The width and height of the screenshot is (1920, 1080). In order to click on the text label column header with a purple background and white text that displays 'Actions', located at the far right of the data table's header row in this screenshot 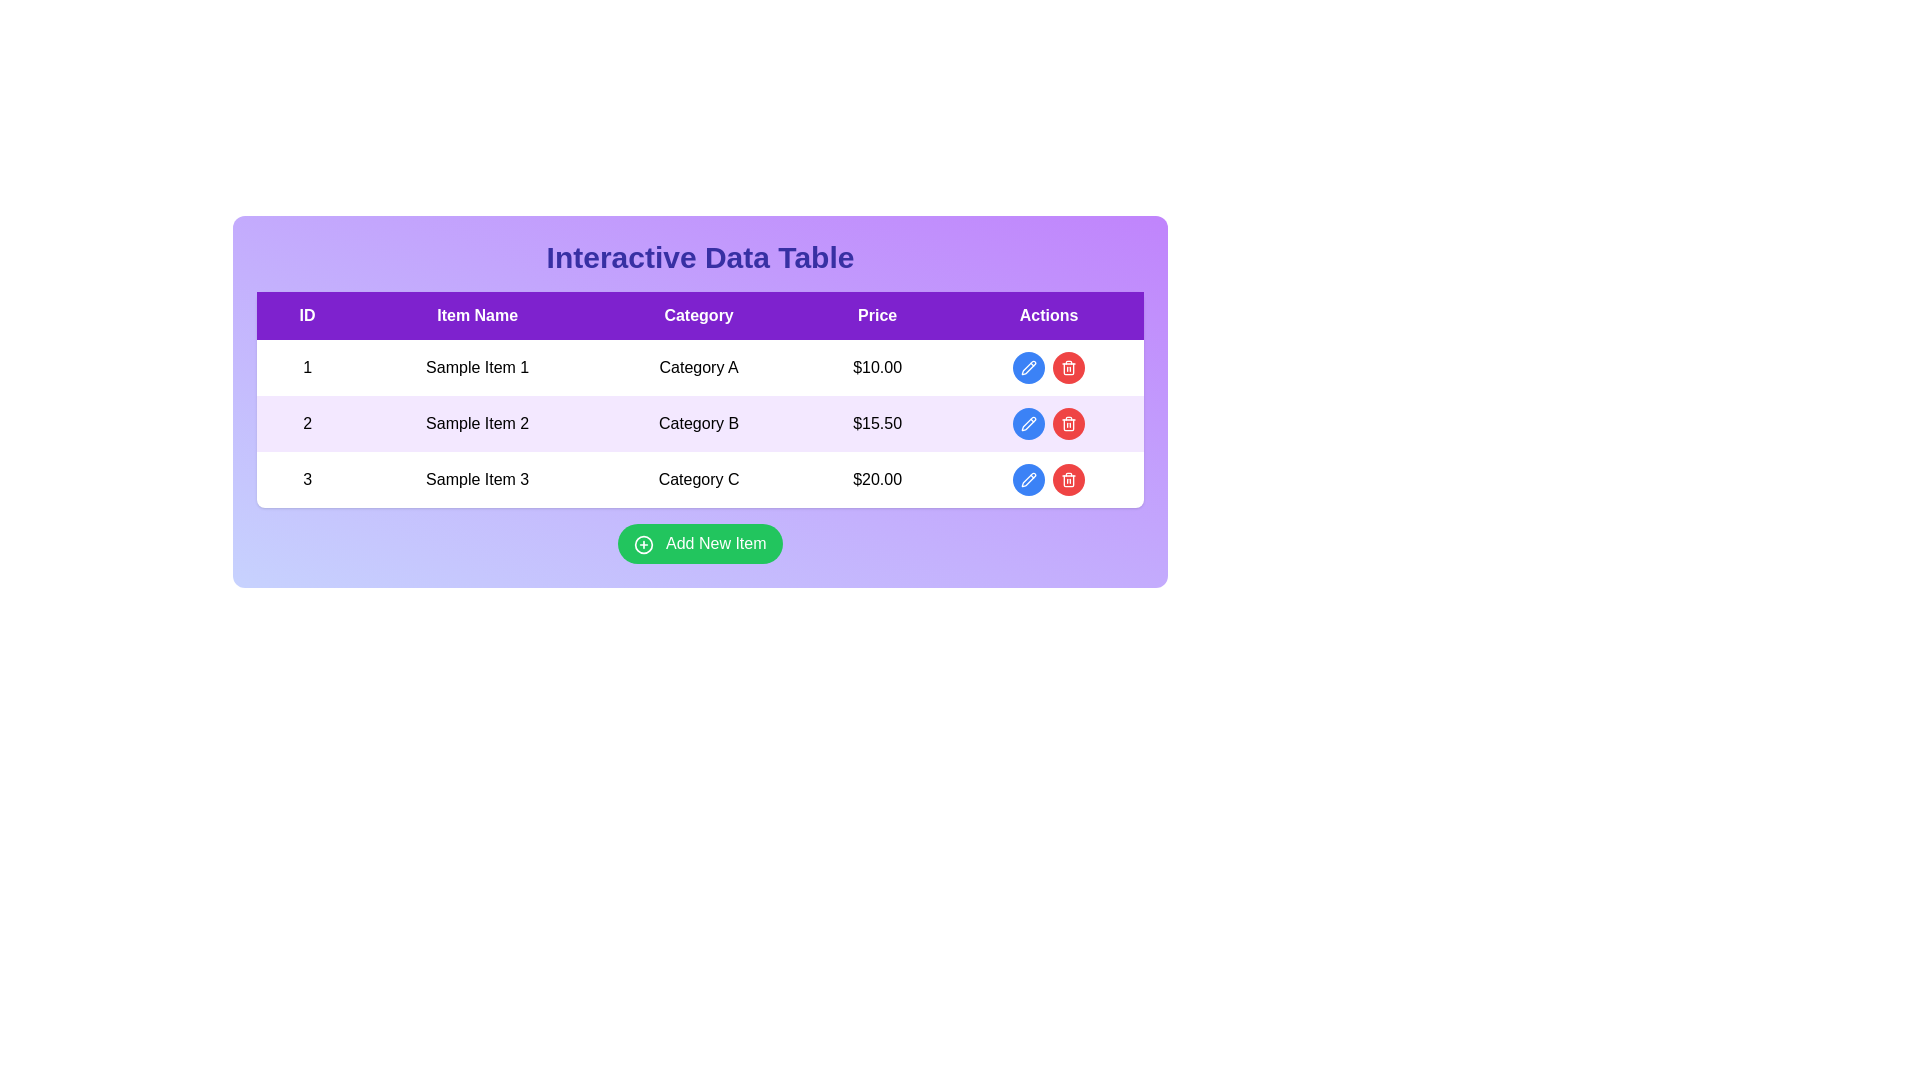, I will do `click(1048, 315)`.